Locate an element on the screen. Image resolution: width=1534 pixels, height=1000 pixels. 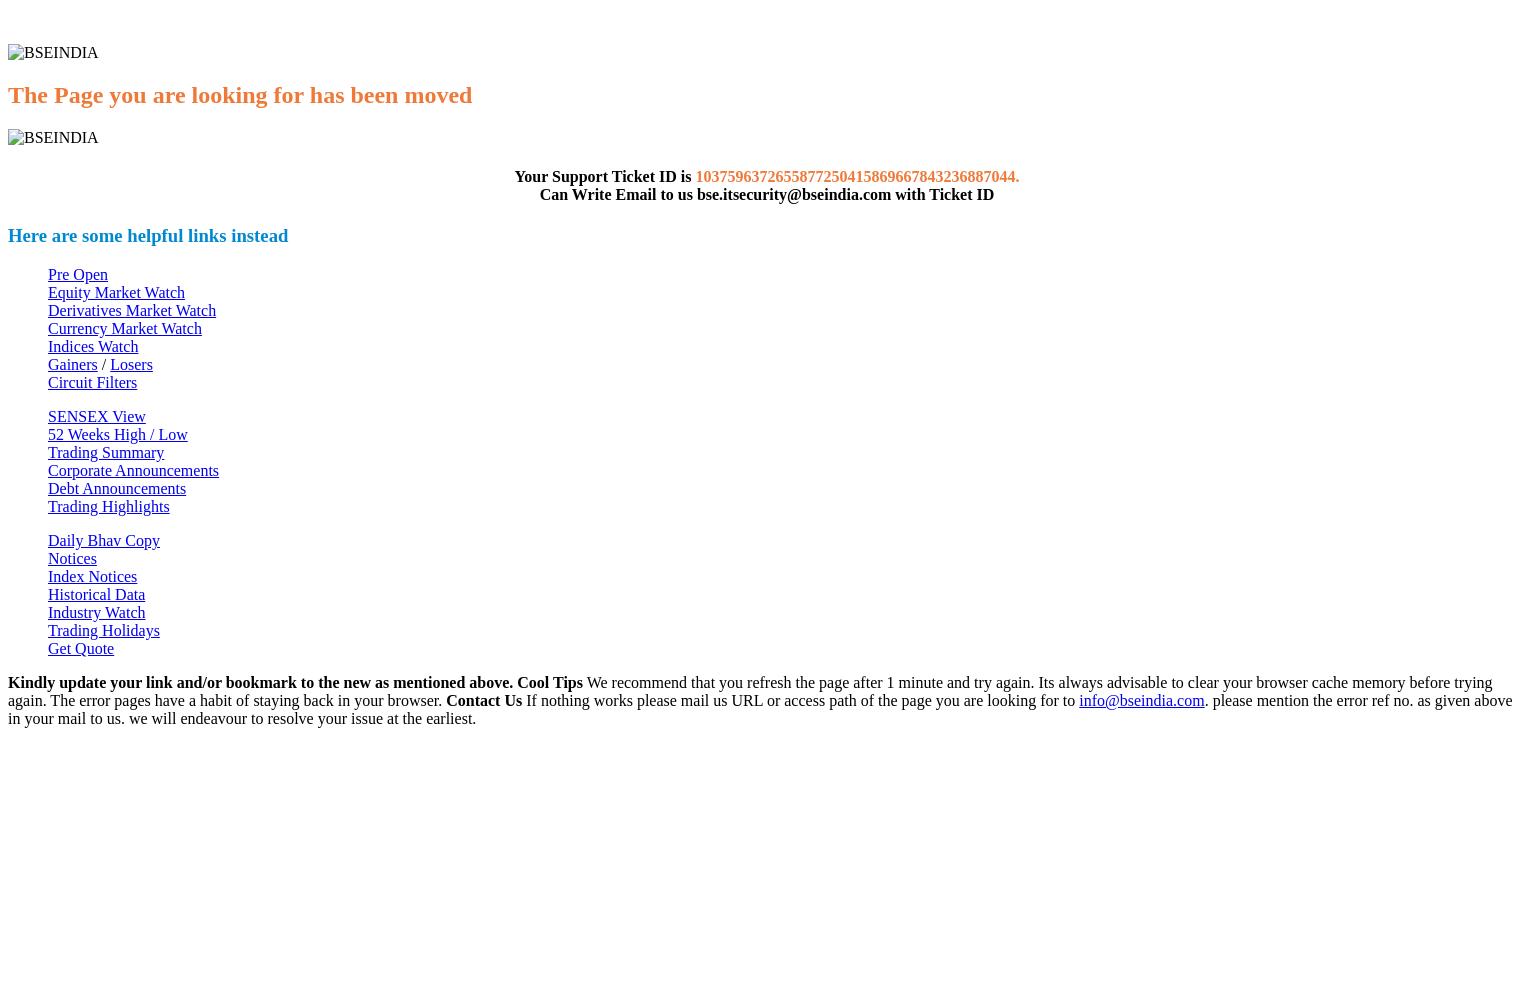
'Historical Data' is located at coordinates (96, 593).